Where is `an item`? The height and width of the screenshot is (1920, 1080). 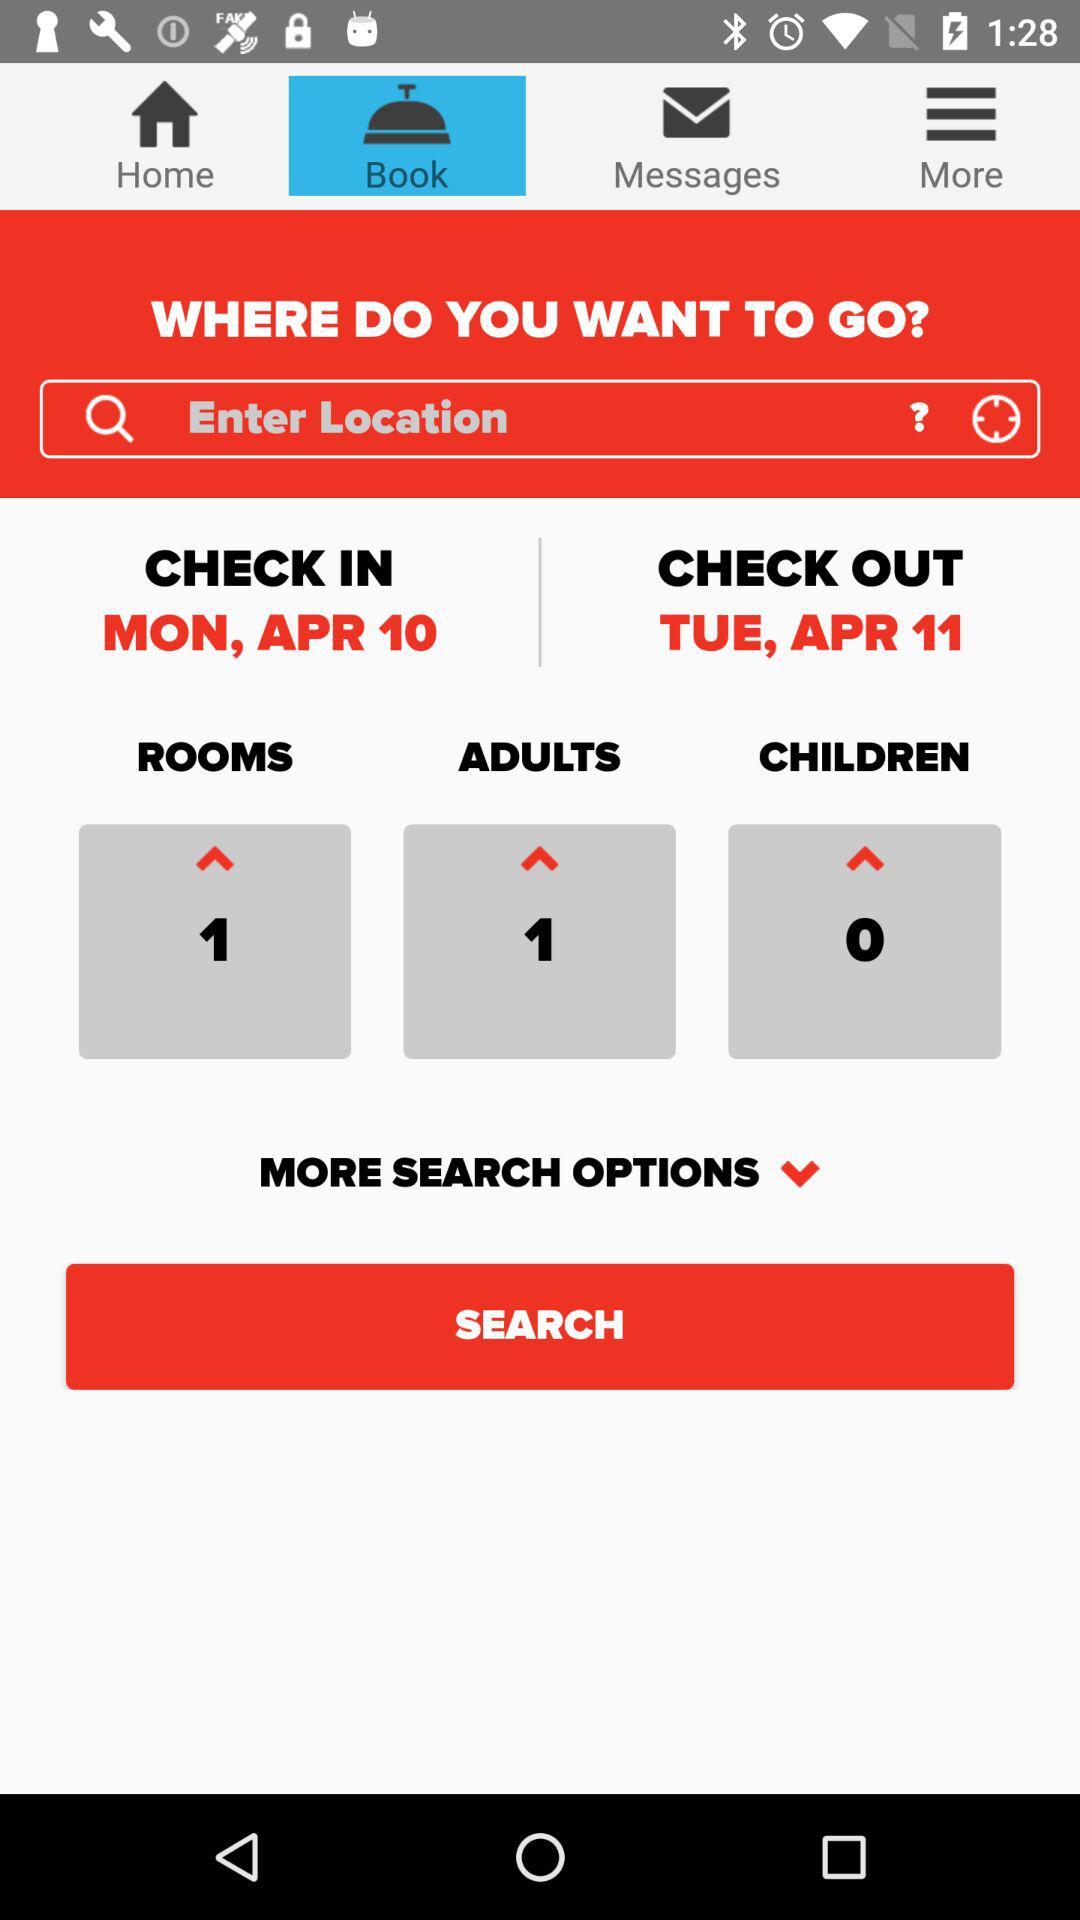 an item is located at coordinates (863, 863).